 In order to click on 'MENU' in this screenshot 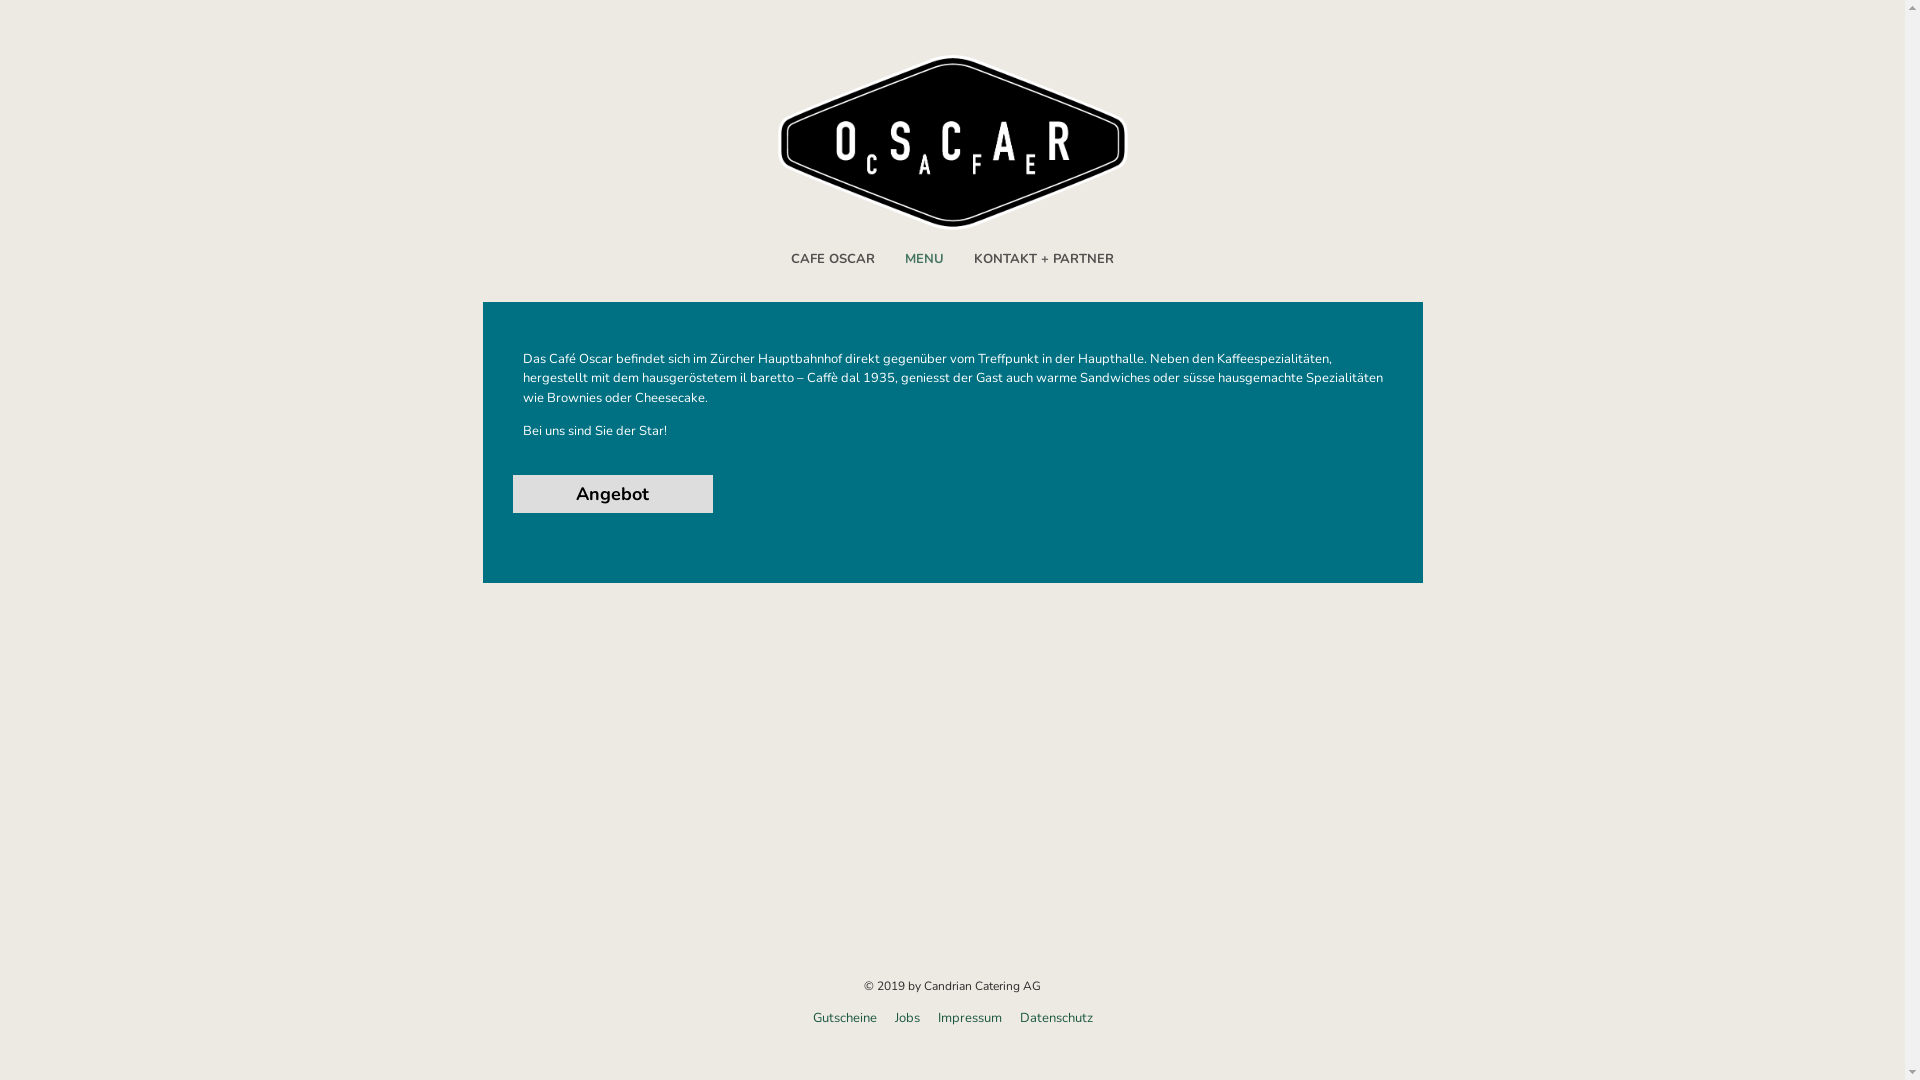, I will do `click(888, 258)`.